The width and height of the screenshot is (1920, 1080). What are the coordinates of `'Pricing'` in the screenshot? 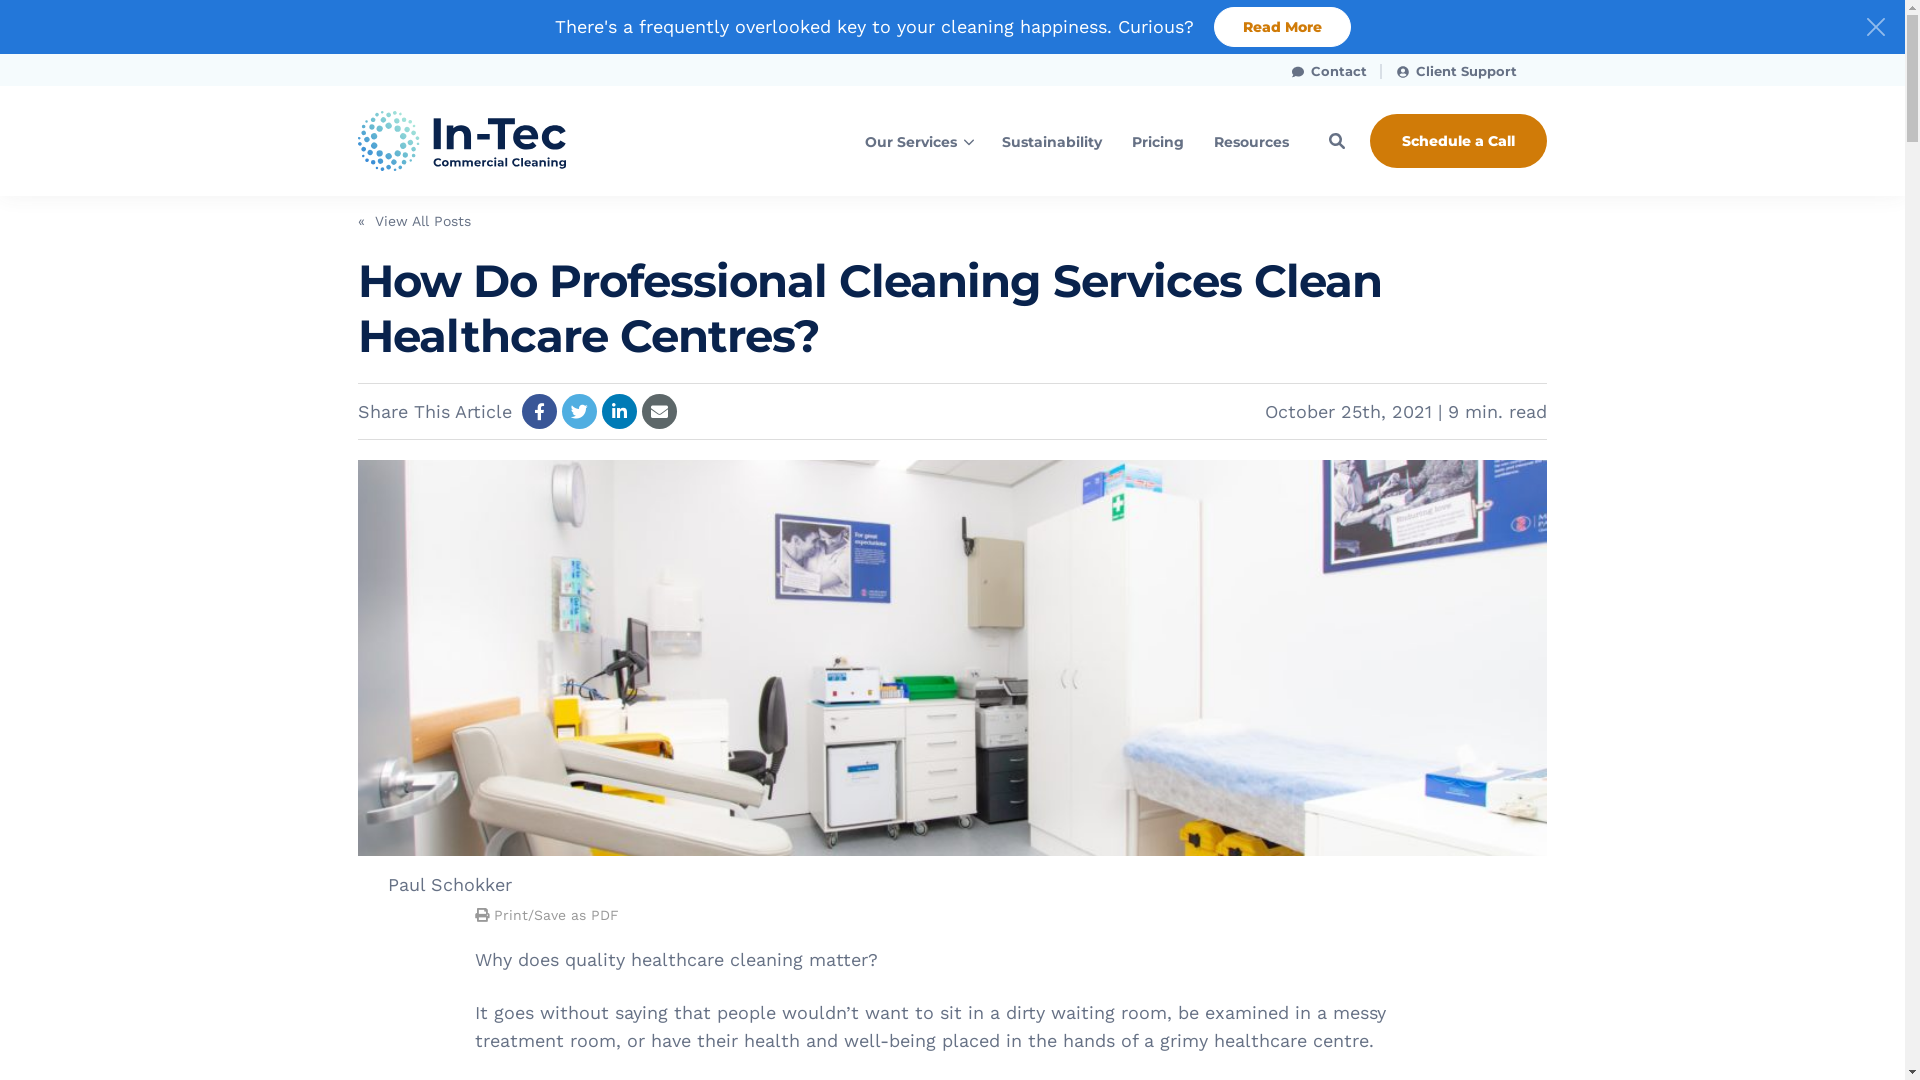 It's located at (1157, 140).